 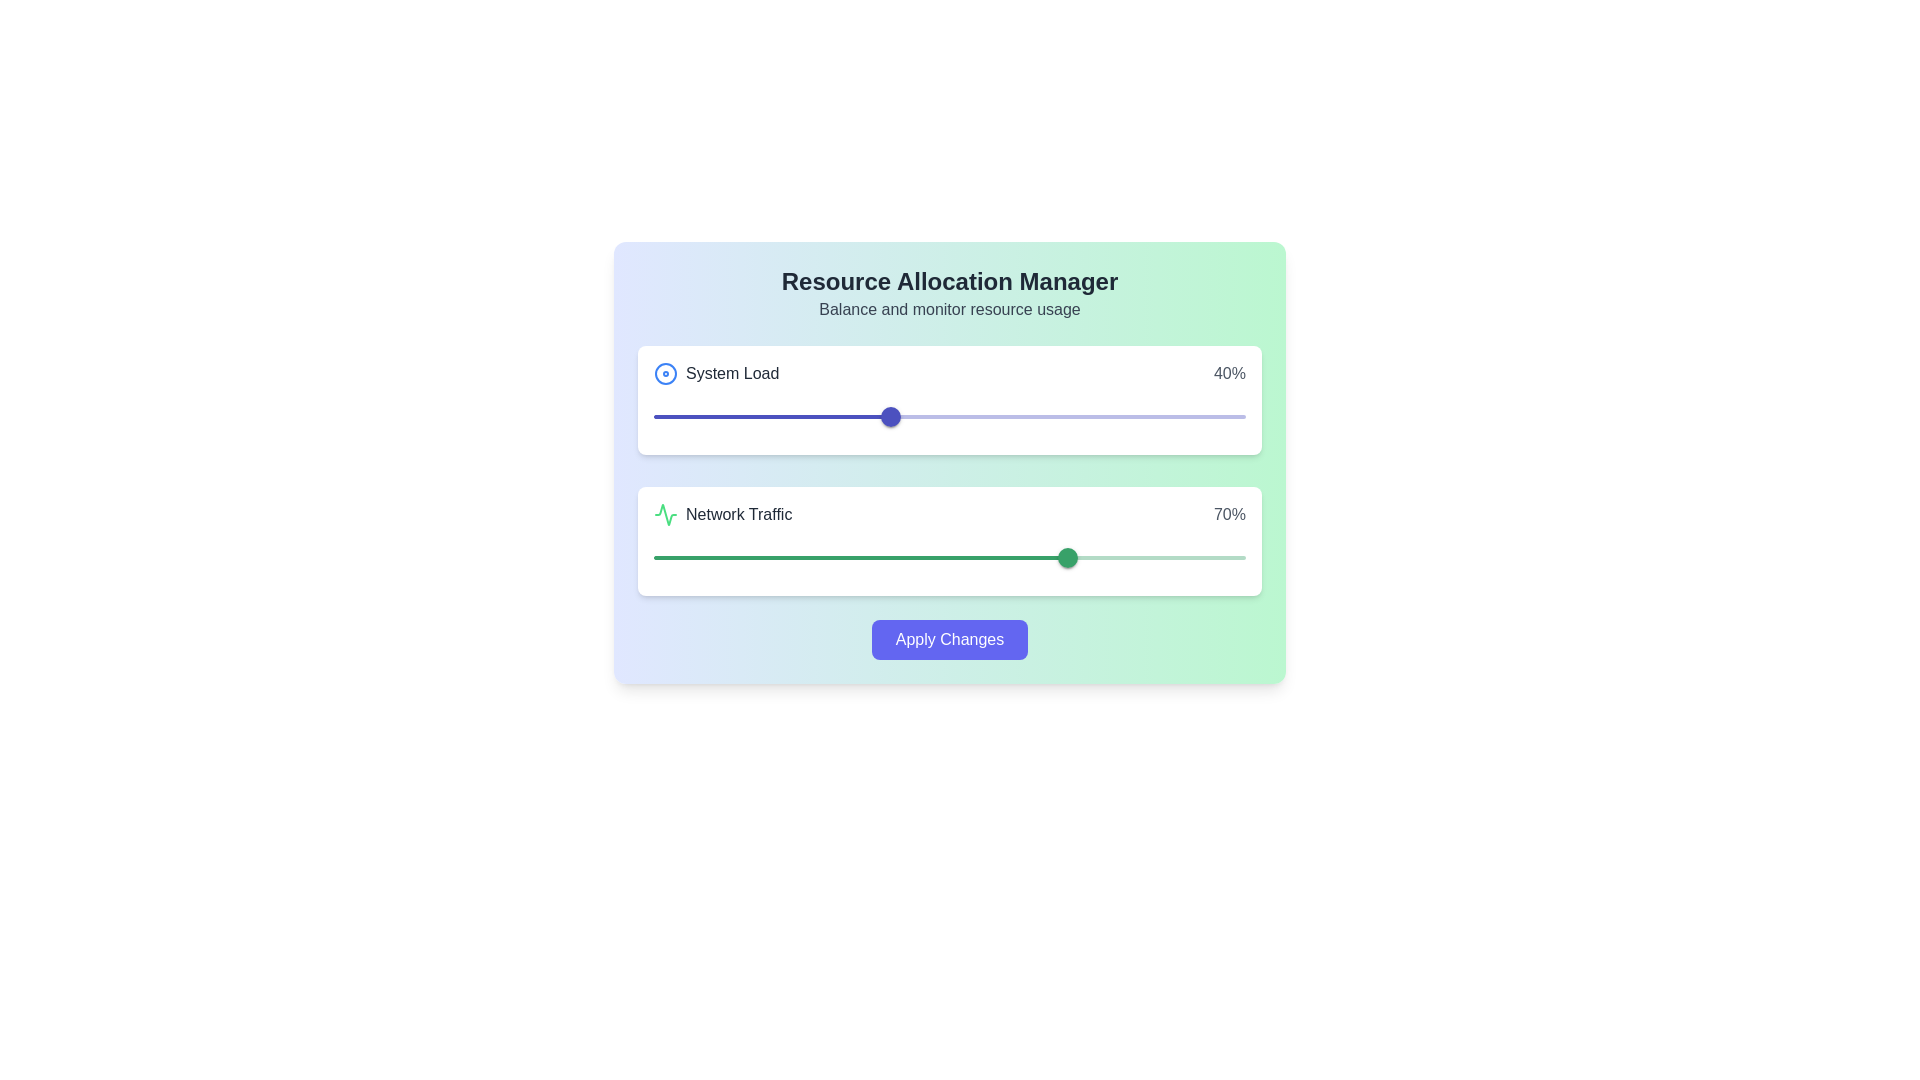 What do you see at coordinates (1228, 514) in the screenshot?
I see `the text label displaying '70%' in gray color, which indicates network traffic status and is aligned with the 'Network Traffic' text and icon` at bounding box center [1228, 514].